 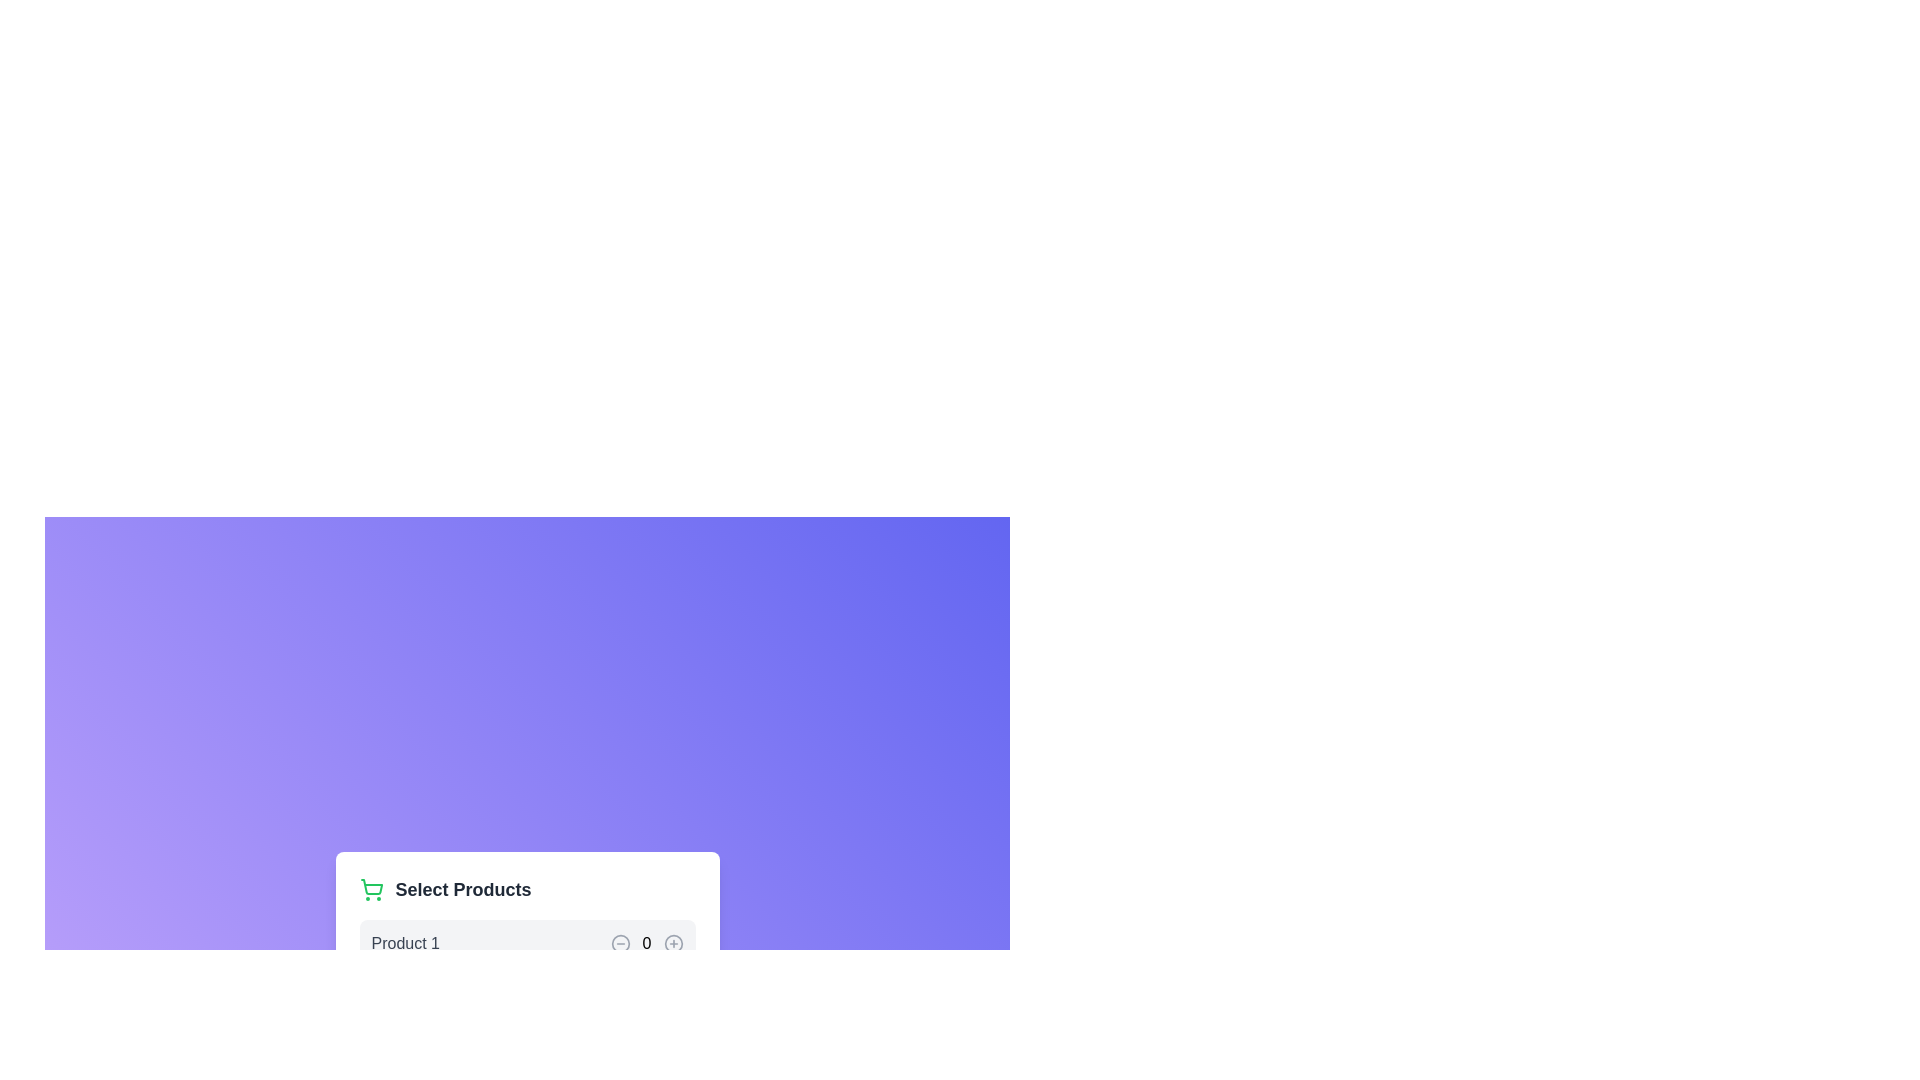 I want to click on the Static Text element that displays the current numeric value, positioned centrally between the decrement and increment buttons, so click(x=647, y=944).